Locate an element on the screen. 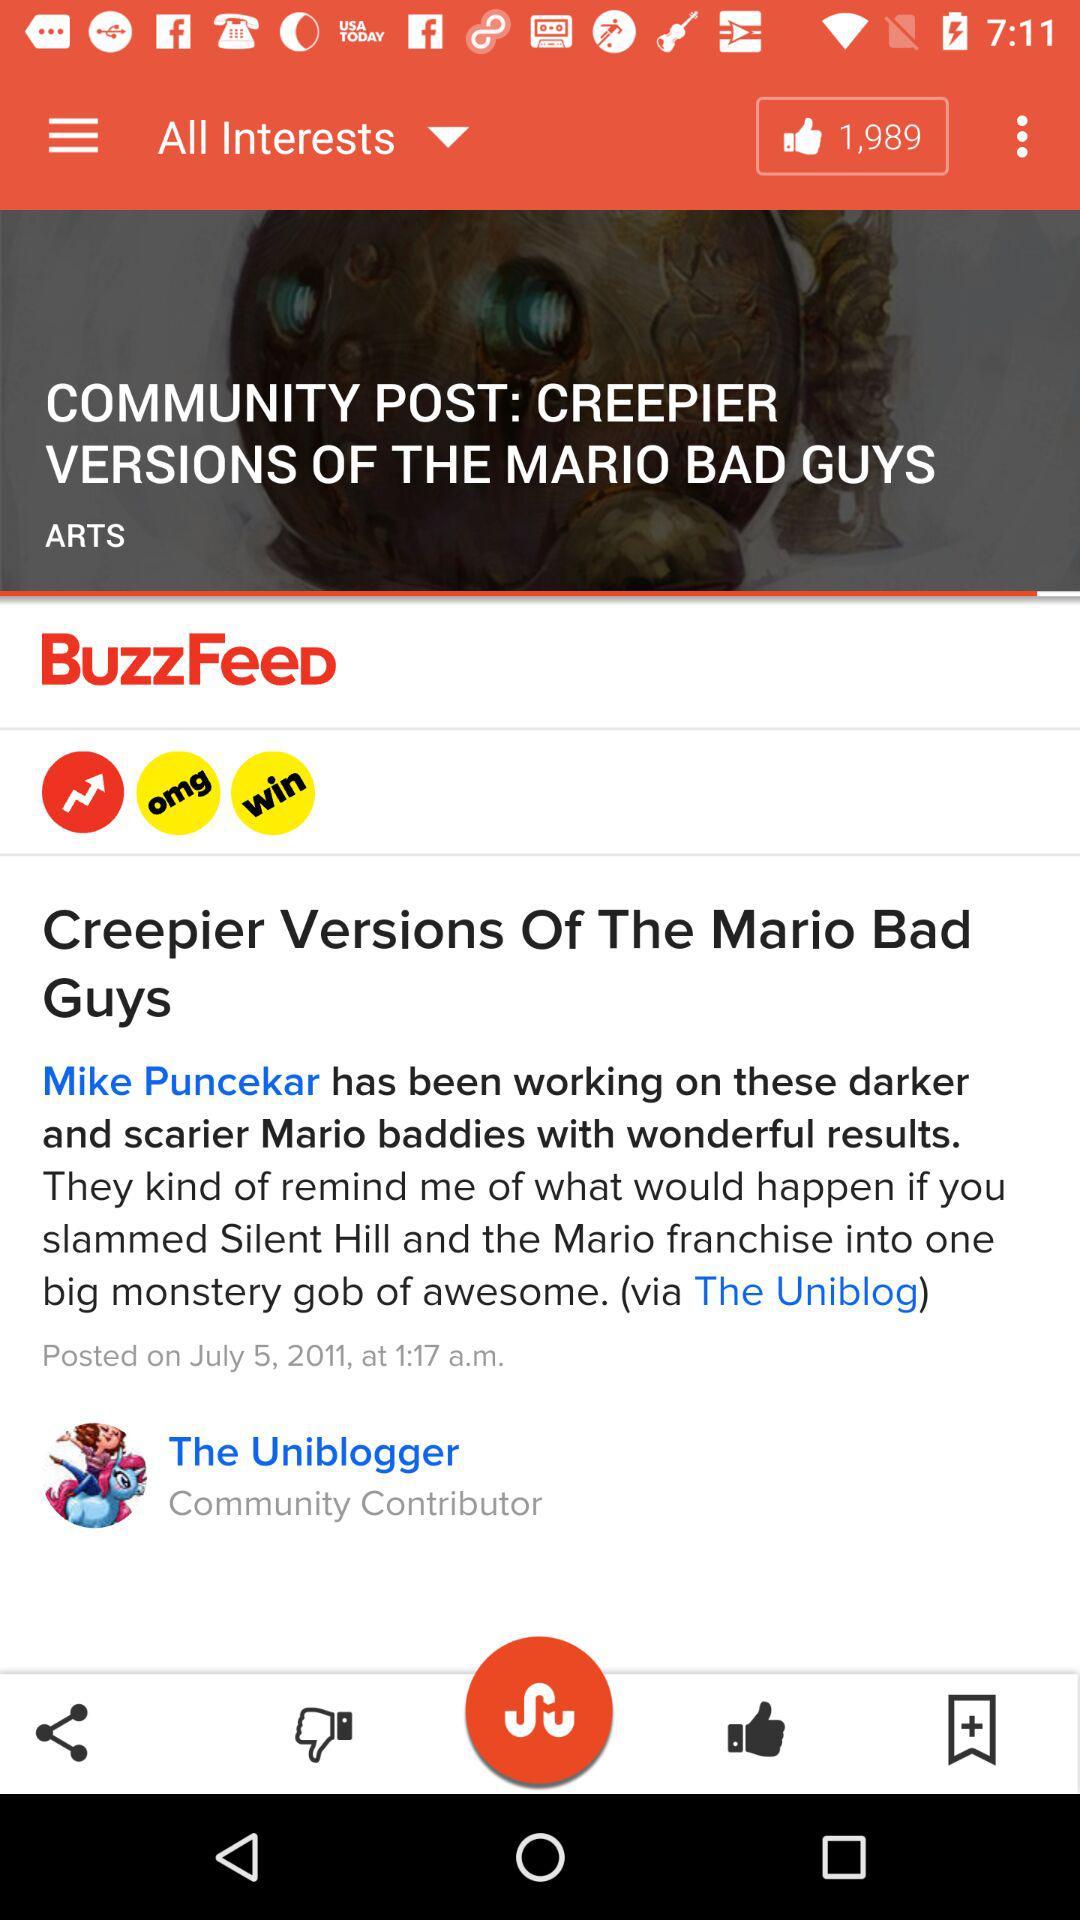 Image resolution: width=1080 pixels, height=1920 pixels. musically is located at coordinates (540, 1698).